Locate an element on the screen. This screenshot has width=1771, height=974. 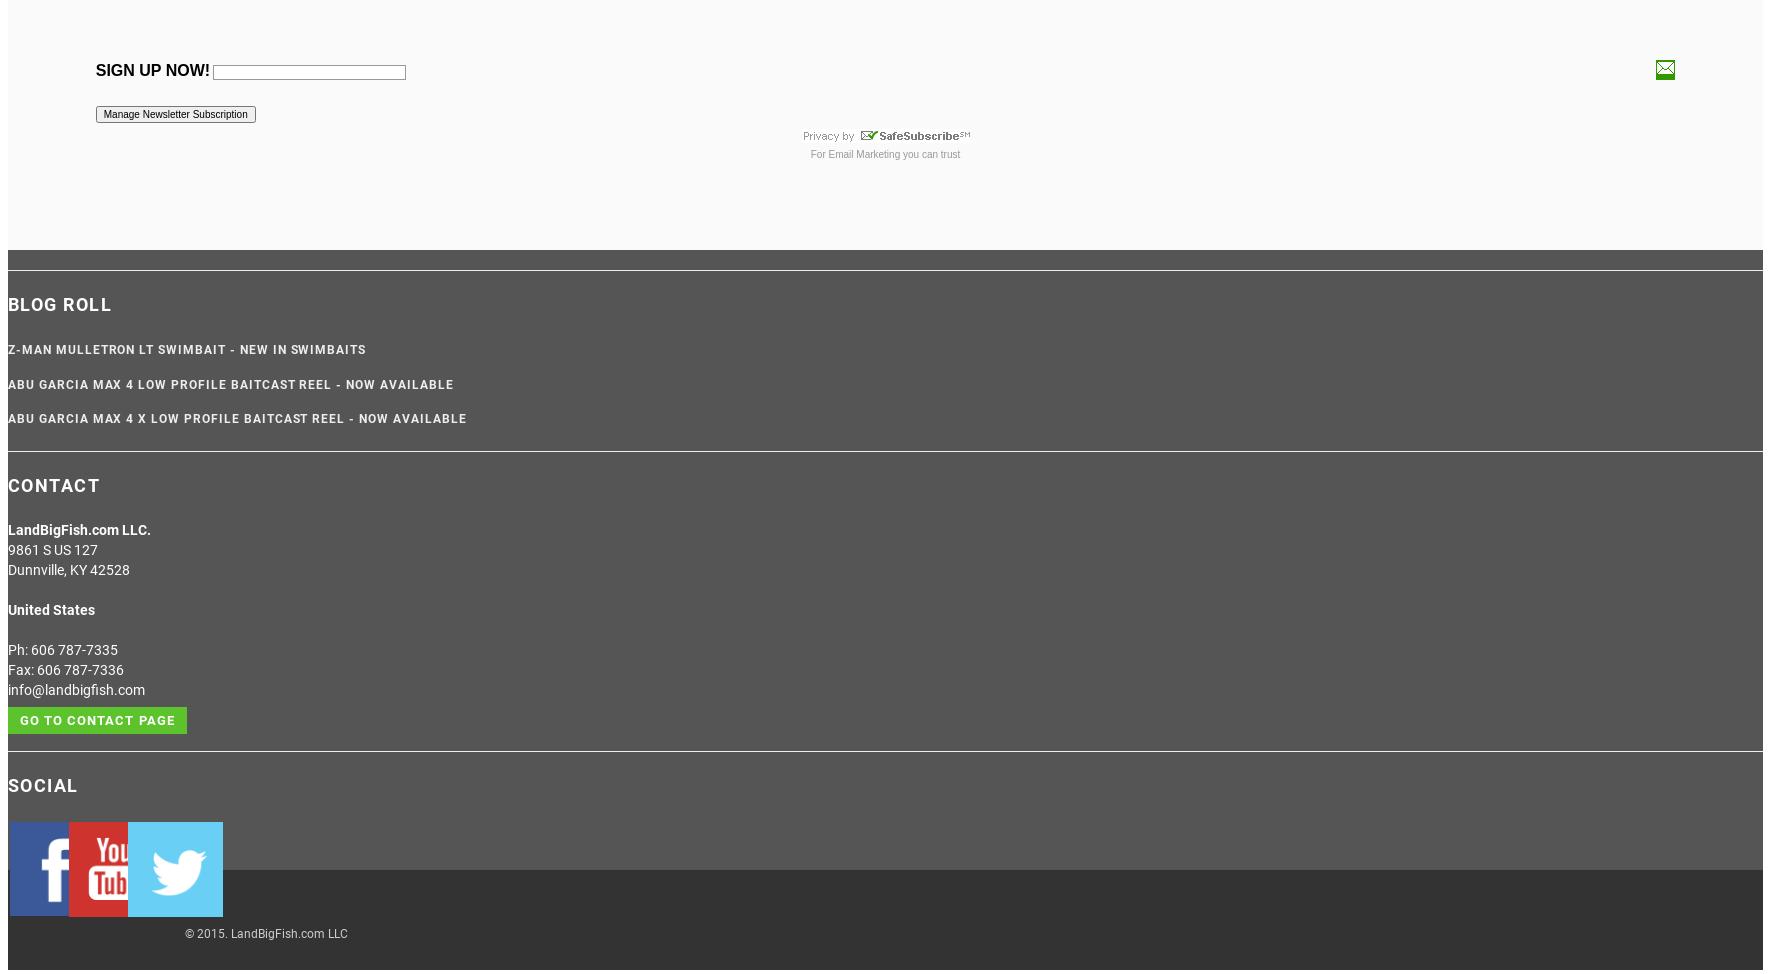
'SIGN UP NOW!' is located at coordinates (93, 70).